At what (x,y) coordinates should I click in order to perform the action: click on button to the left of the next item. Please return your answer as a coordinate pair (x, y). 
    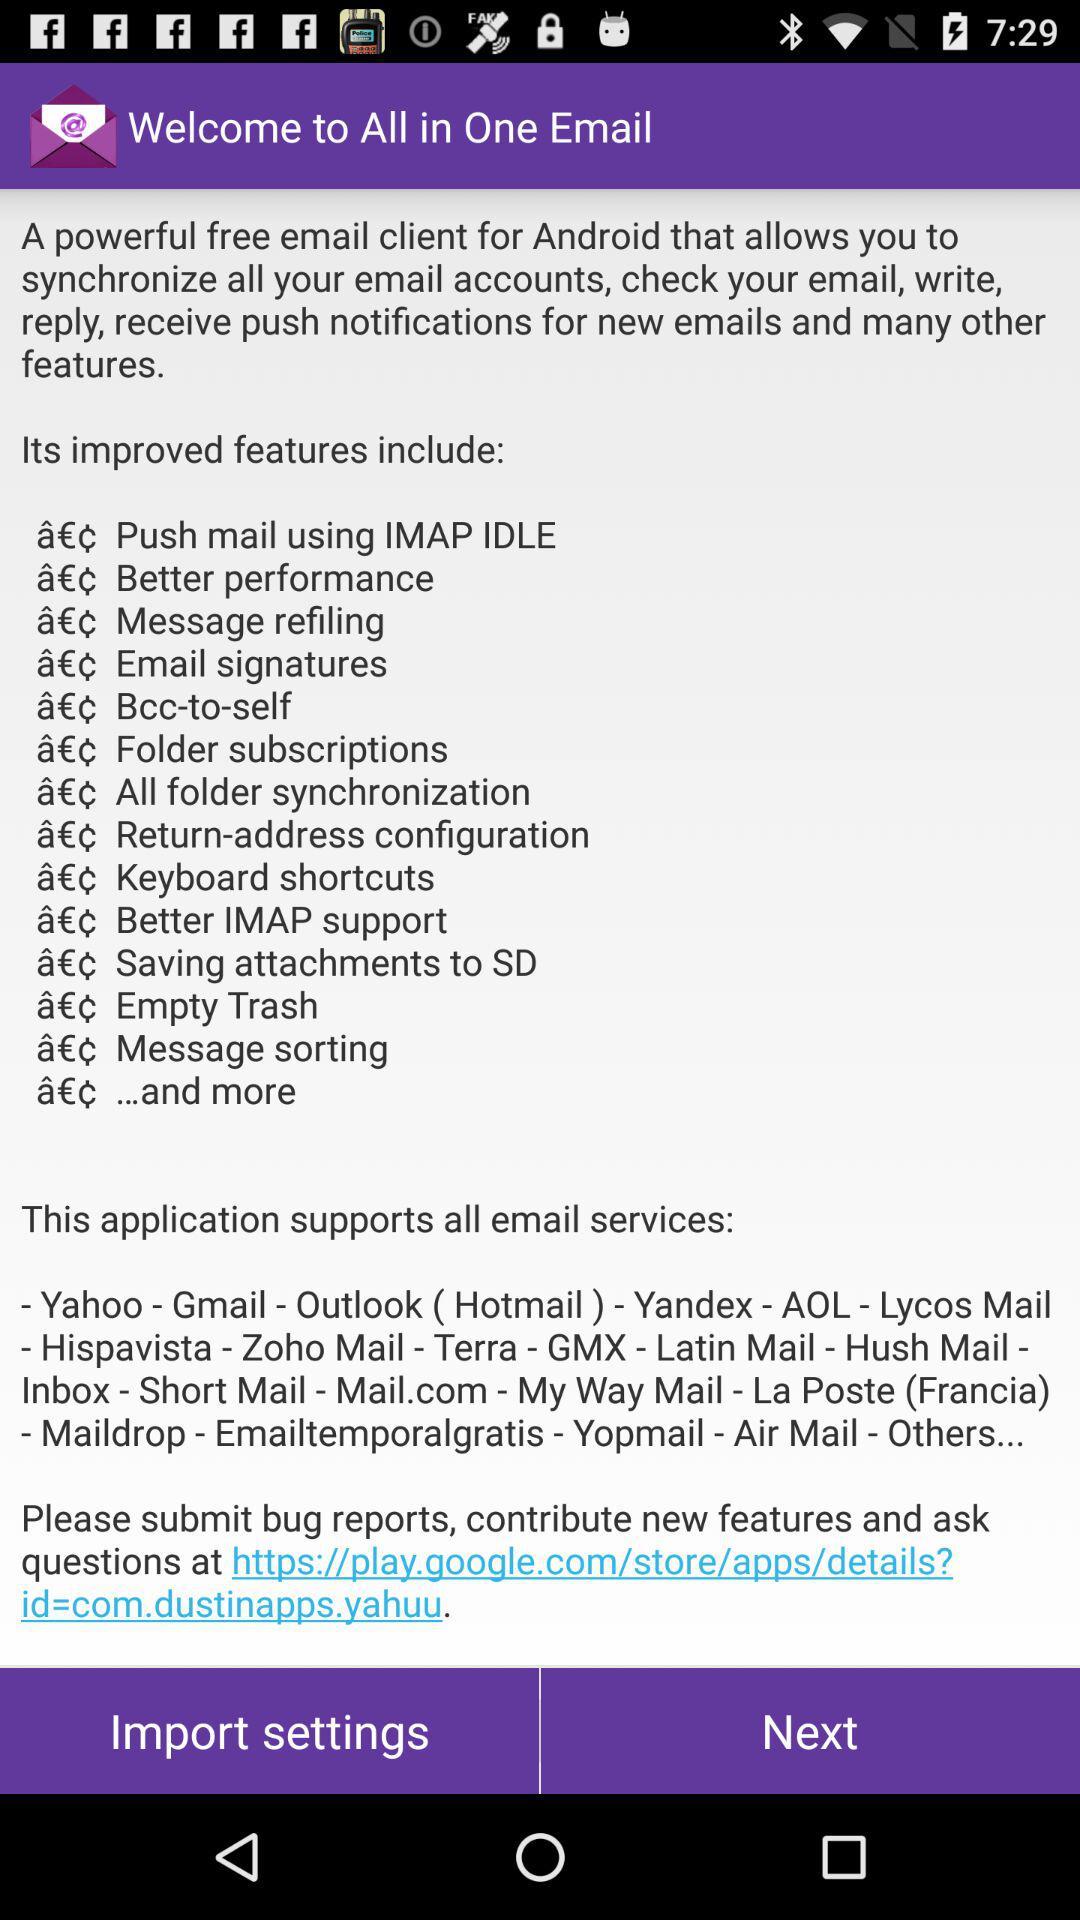
    Looking at the image, I should click on (268, 1730).